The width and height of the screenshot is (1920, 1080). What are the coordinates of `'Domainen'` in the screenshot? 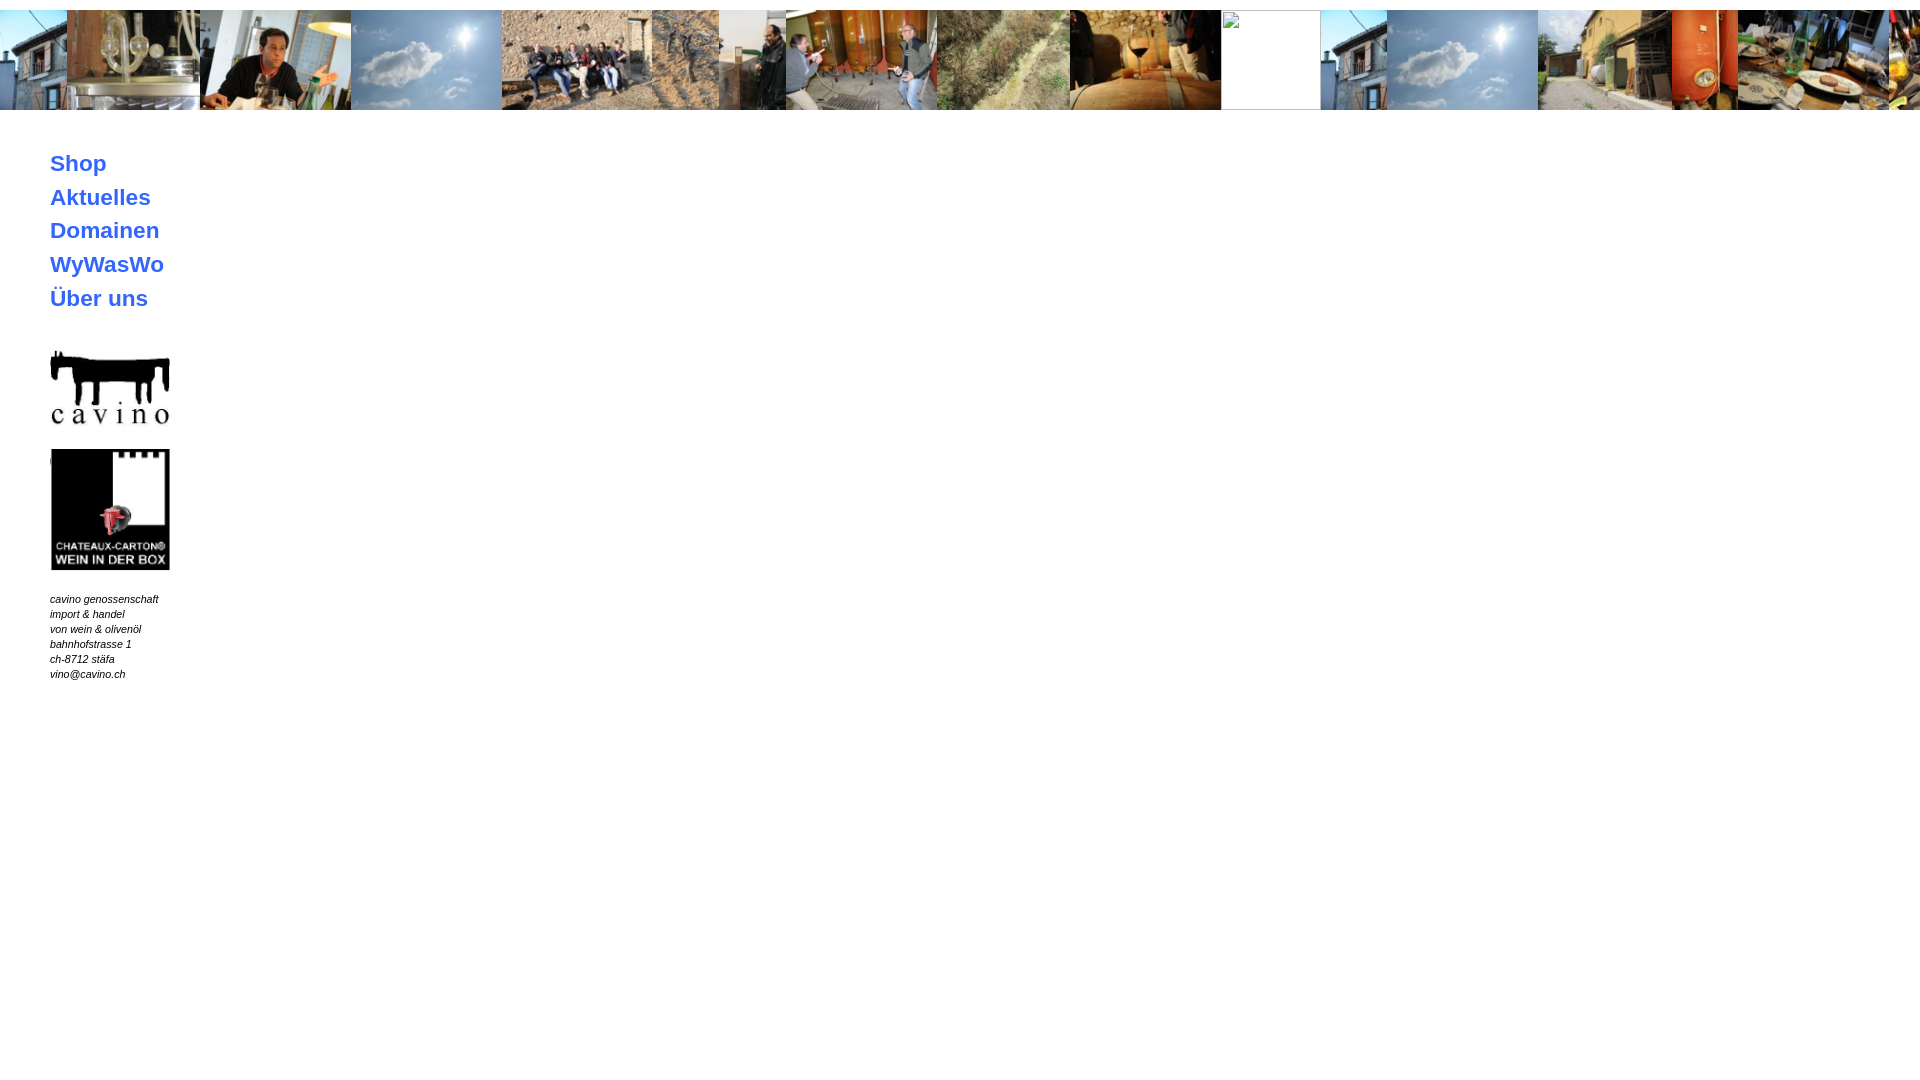 It's located at (104, 229).